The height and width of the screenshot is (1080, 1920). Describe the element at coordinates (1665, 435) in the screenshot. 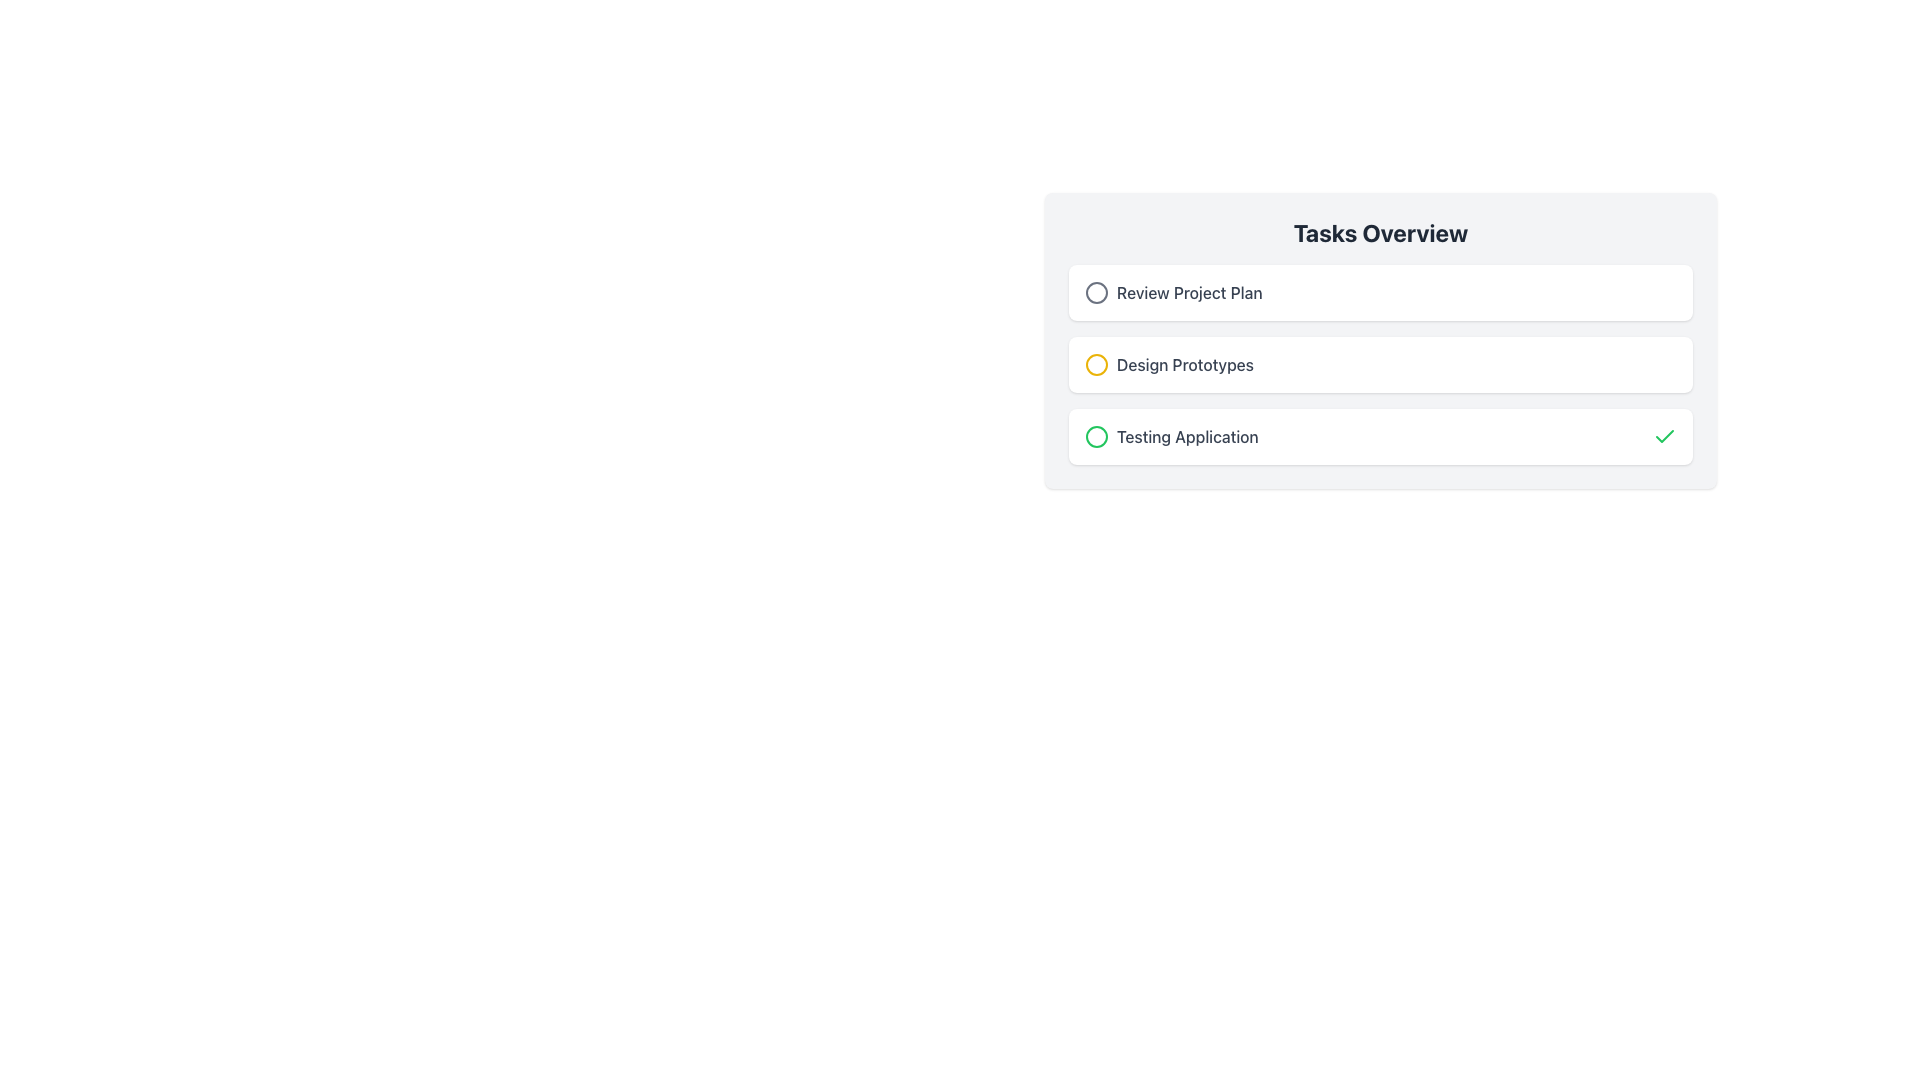

I see `the status by interacting with the confirmation icon located at the bottom right corner of the 'Testing Application' card, which indicates a completed task` at that location.